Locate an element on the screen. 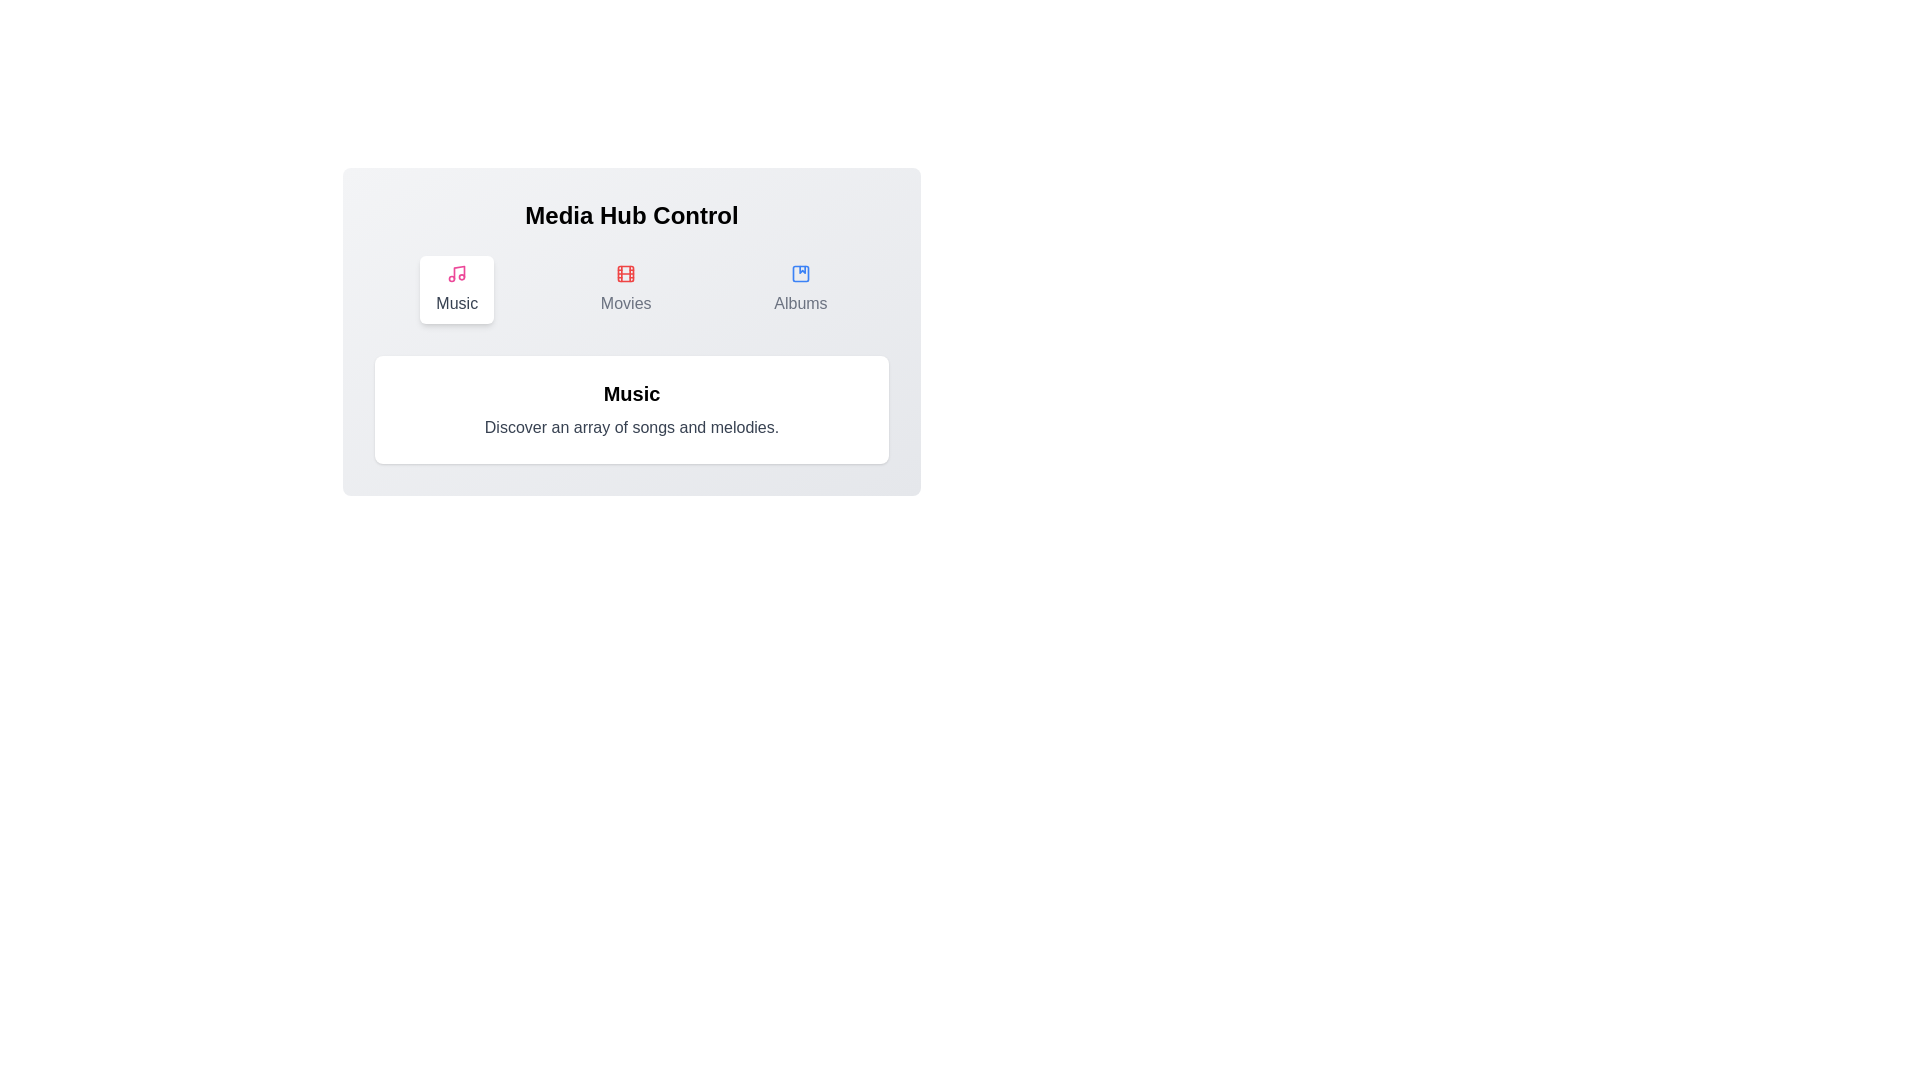  the Albums button to observe its hover effect is located at coordinates (801, 289).